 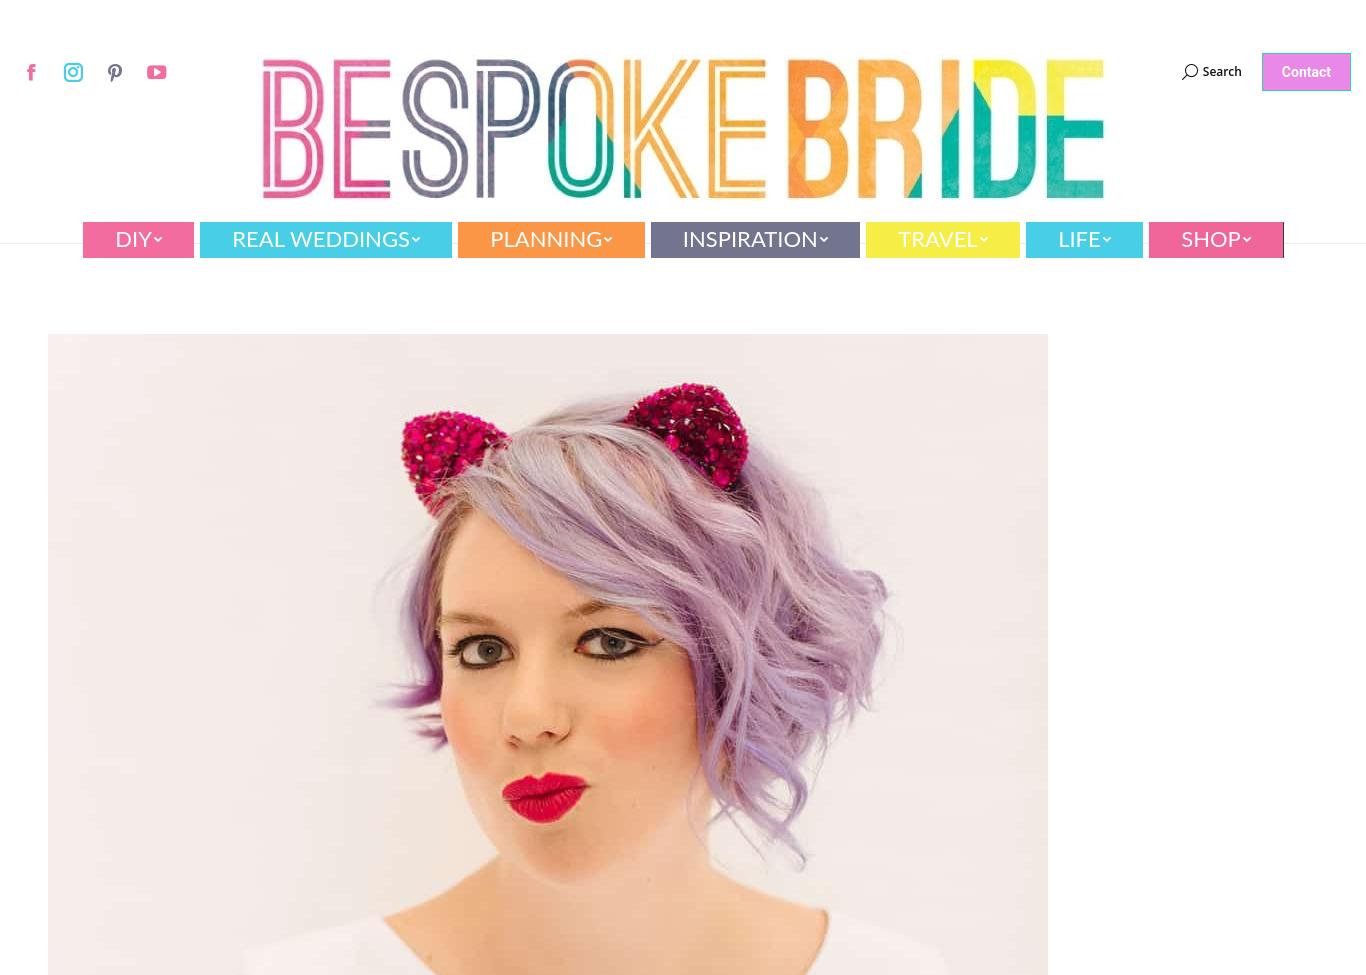 What do you see at coordinates (713, 281) in the screenshot?
I see `'Anniversary'` at bounding box center [713, 281].